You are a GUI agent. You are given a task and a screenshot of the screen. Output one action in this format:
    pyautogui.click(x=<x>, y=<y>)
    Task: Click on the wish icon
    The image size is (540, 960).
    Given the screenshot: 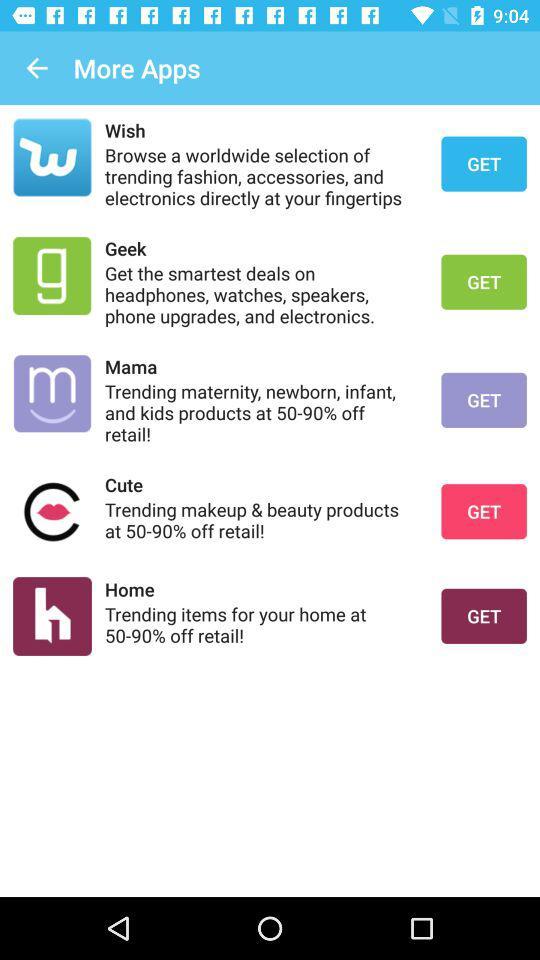 What is the action you would take?
    pyautogui.click(x=260, y=129)
    